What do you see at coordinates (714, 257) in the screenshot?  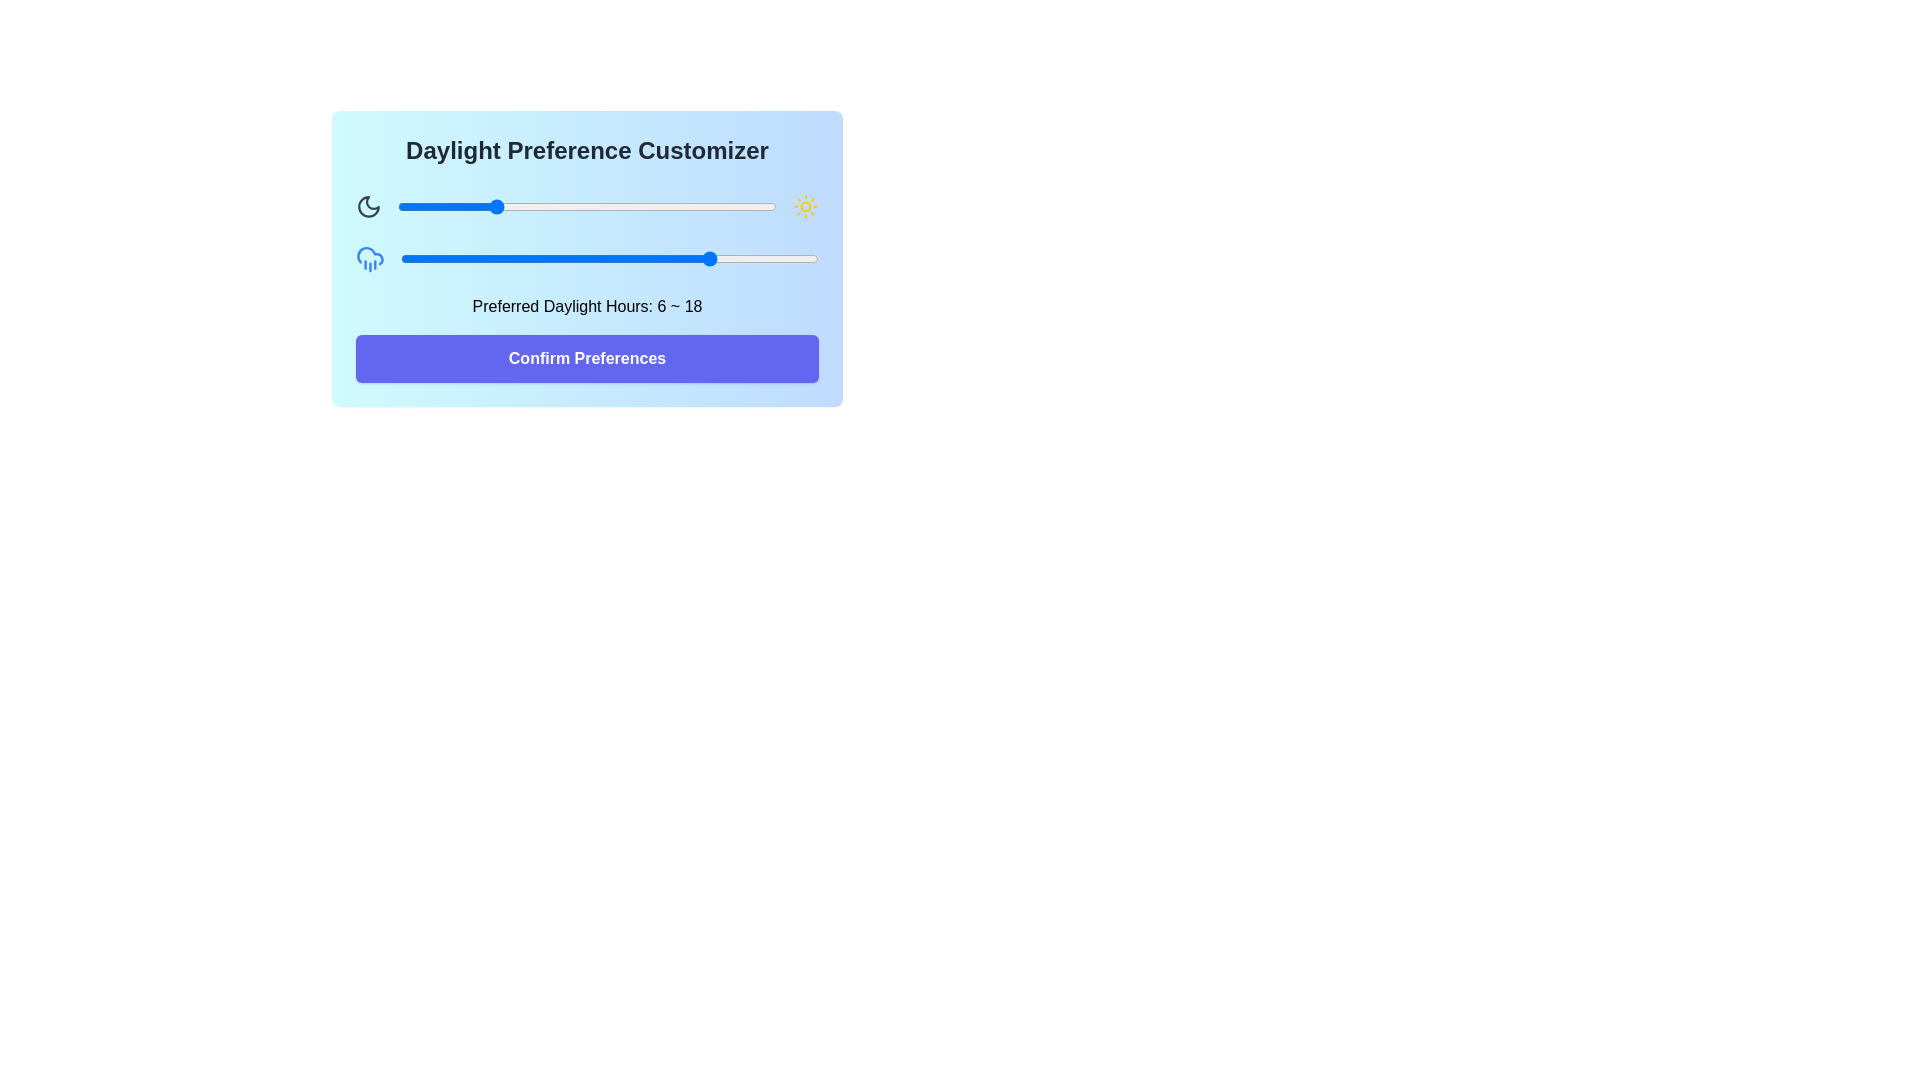 I see `the daylight preference` at bounding box center [714, 257].